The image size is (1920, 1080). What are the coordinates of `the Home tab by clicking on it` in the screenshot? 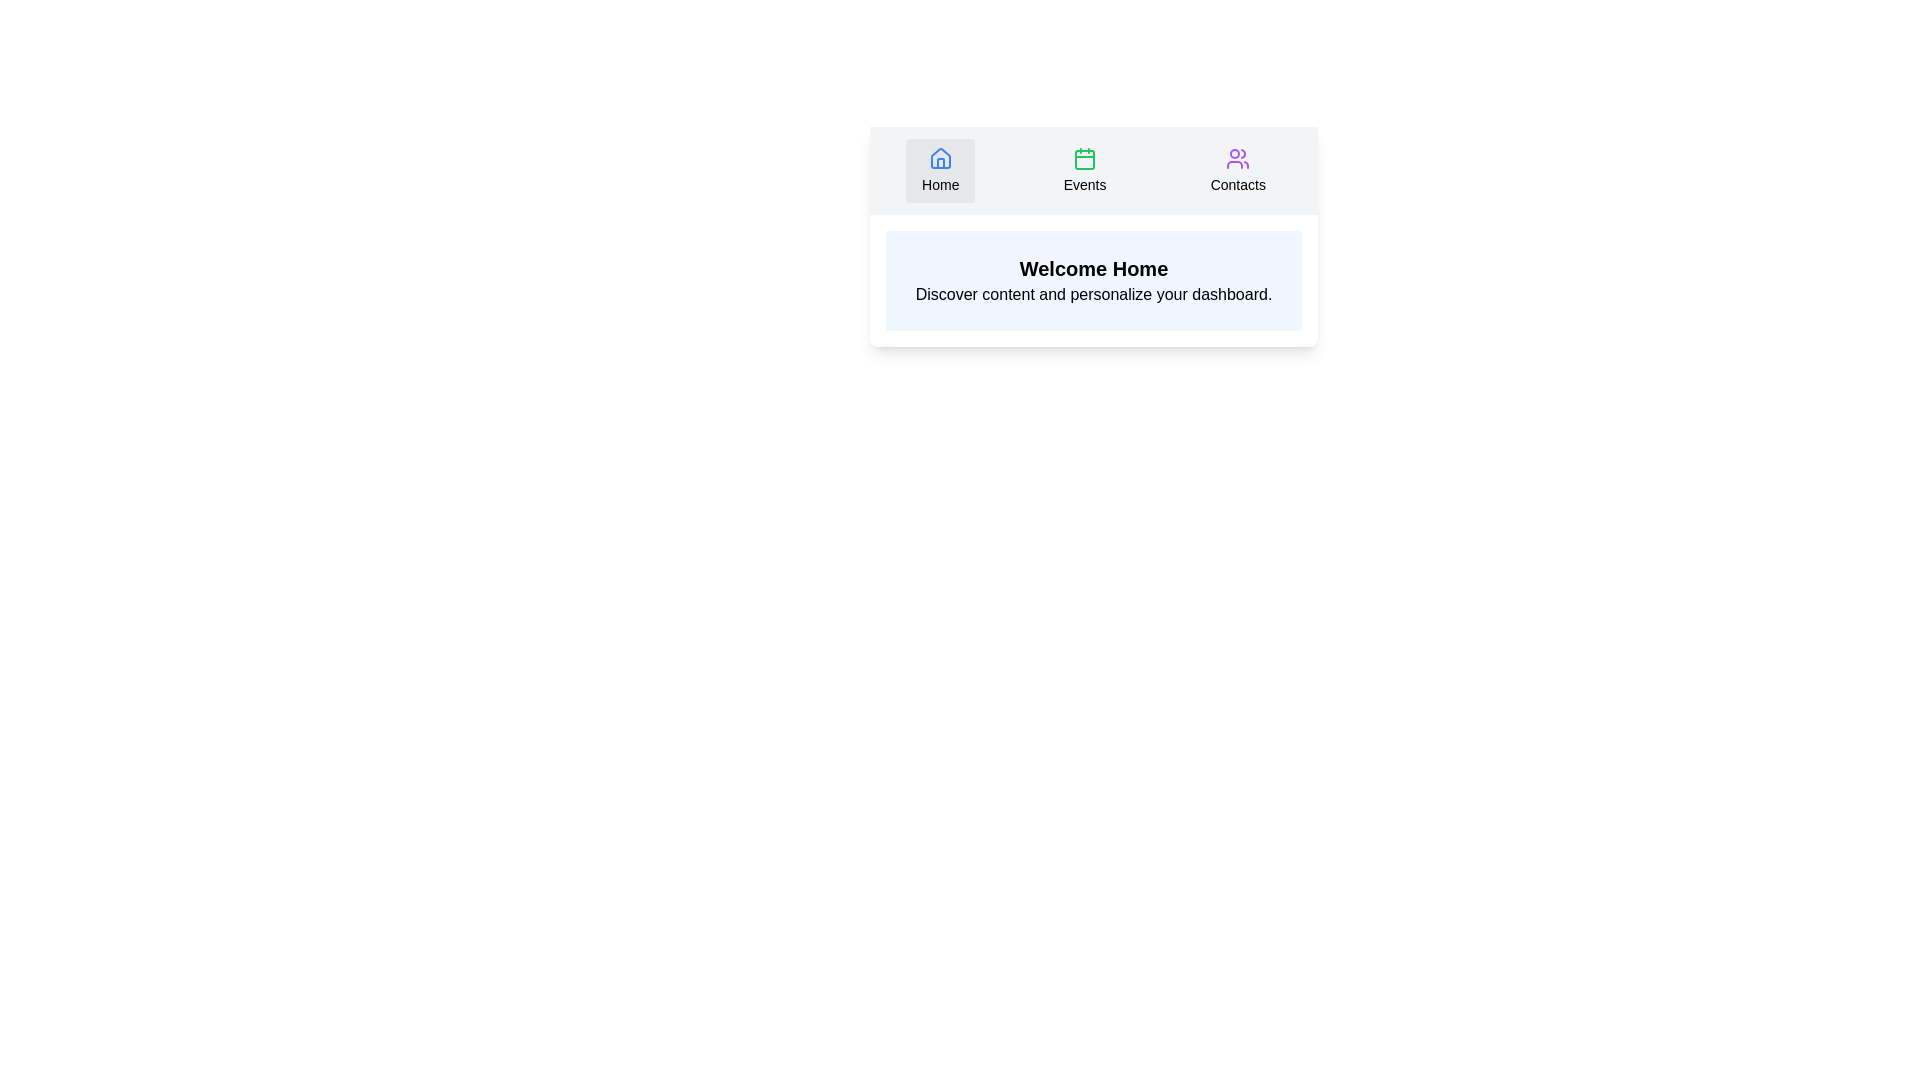 It's located at (939, 169).